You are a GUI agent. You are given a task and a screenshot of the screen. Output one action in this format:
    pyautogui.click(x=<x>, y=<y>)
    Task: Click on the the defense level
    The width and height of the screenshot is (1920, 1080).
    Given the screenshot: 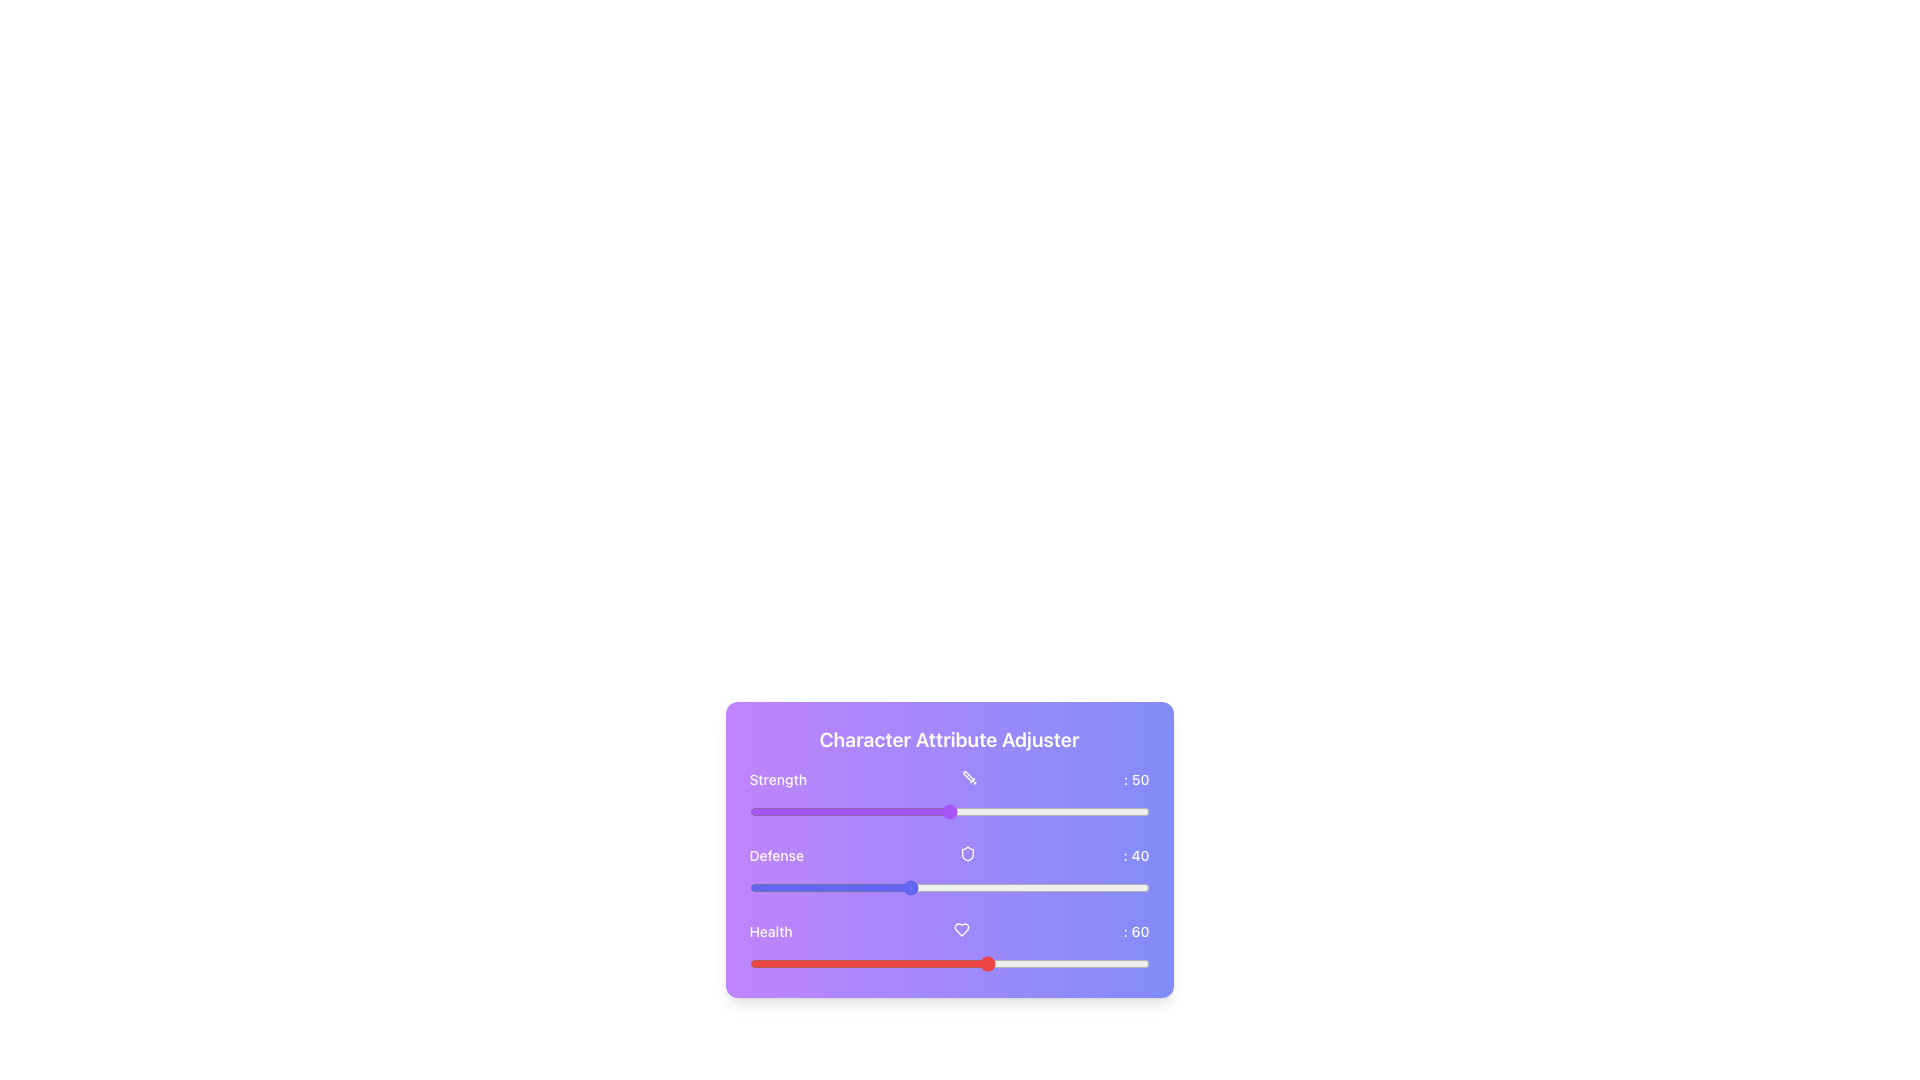 What is the action you would take?
    pyautogui.click(x=1029, y=886)
    